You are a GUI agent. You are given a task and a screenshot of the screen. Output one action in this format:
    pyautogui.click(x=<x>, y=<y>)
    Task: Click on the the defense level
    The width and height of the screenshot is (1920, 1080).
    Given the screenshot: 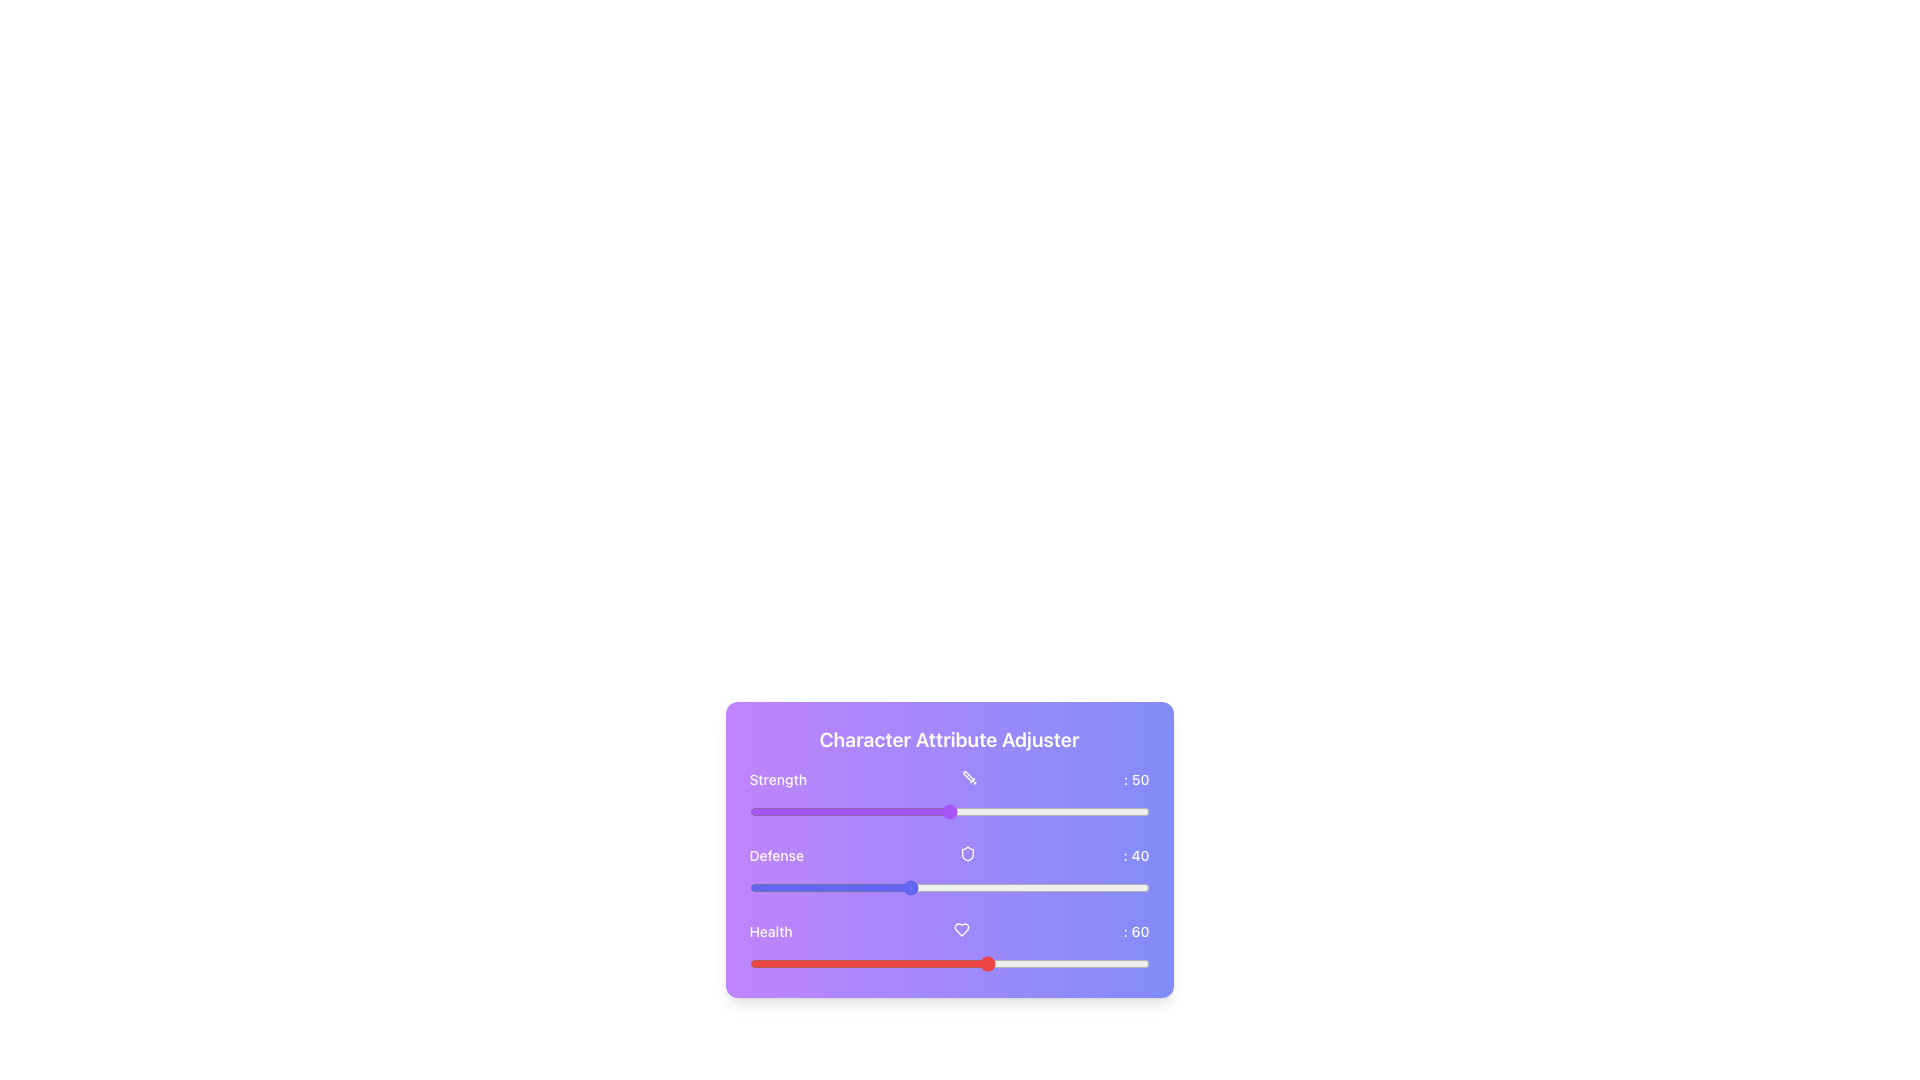 What is the action you would take?
    pyautogui.click(x=1029, y=886)
    